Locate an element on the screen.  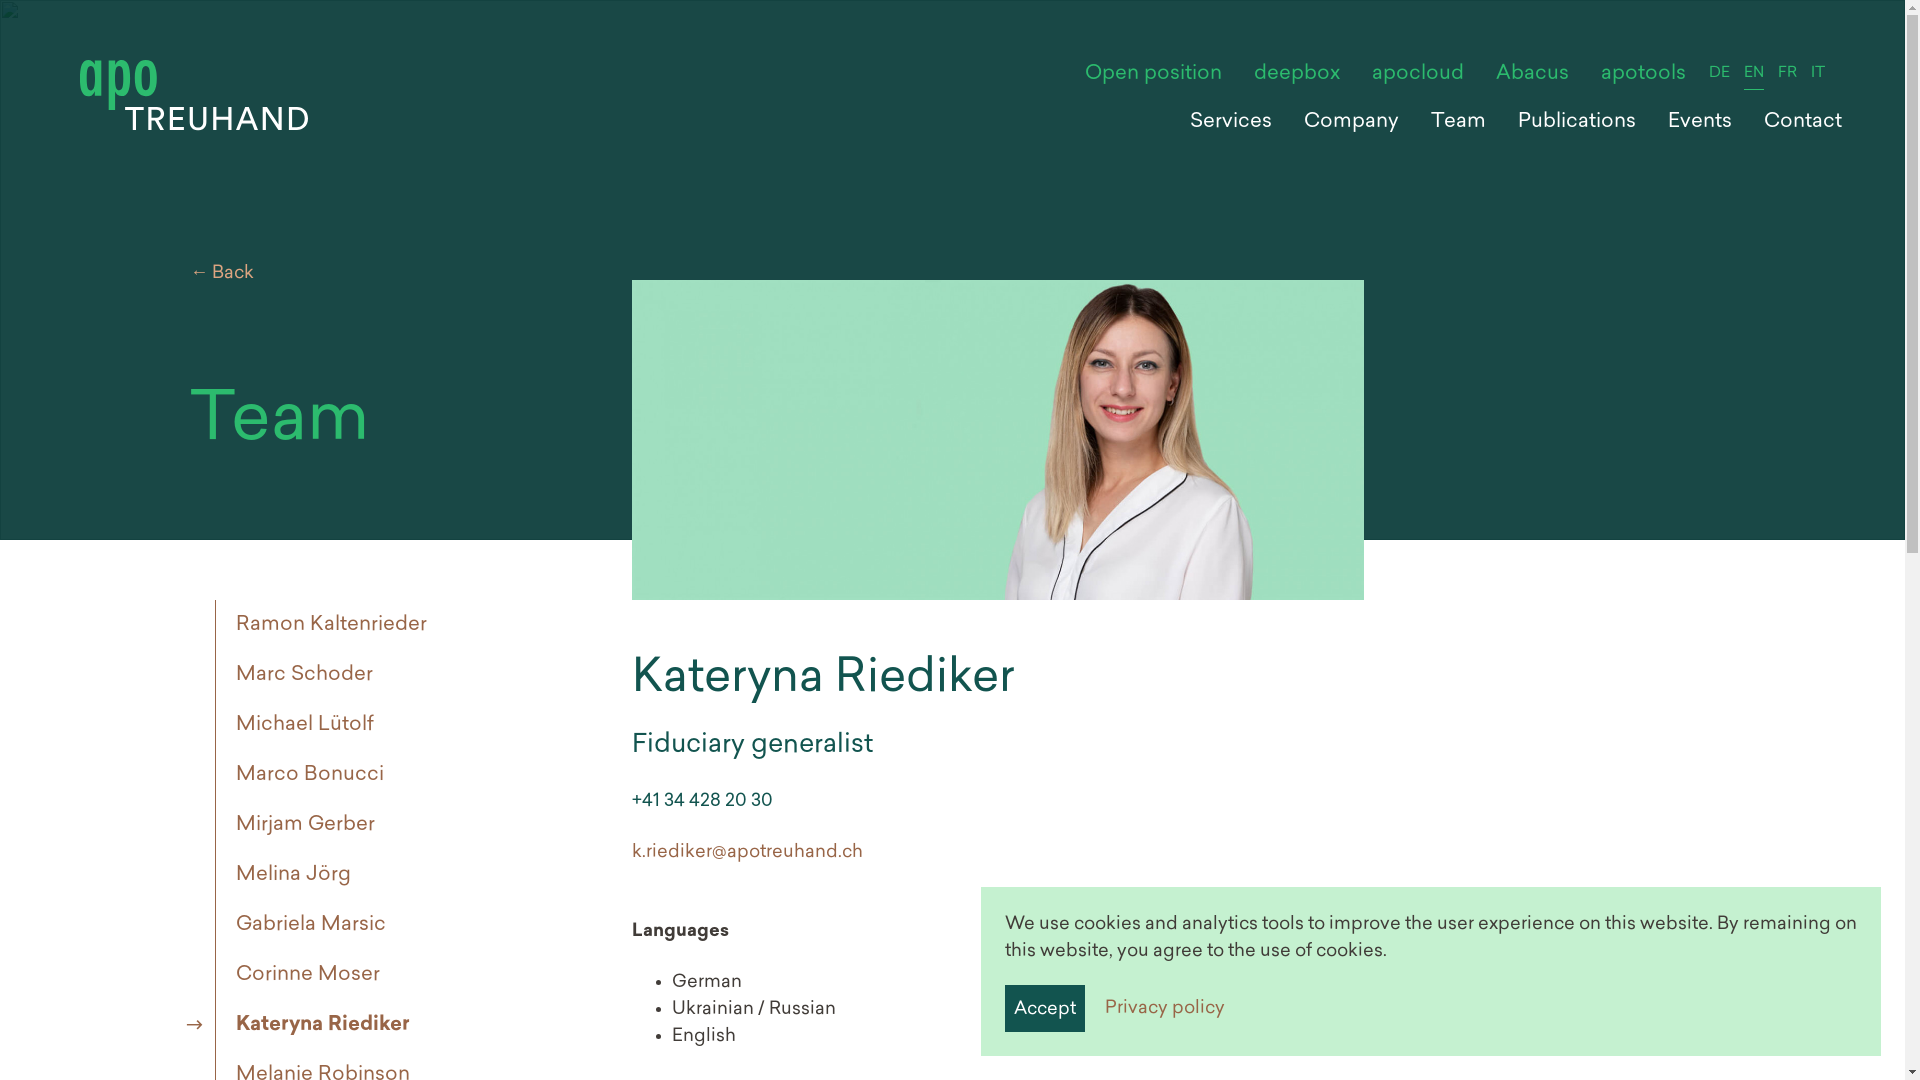
'Corinne Moser' is located at coordinates (215, 974).